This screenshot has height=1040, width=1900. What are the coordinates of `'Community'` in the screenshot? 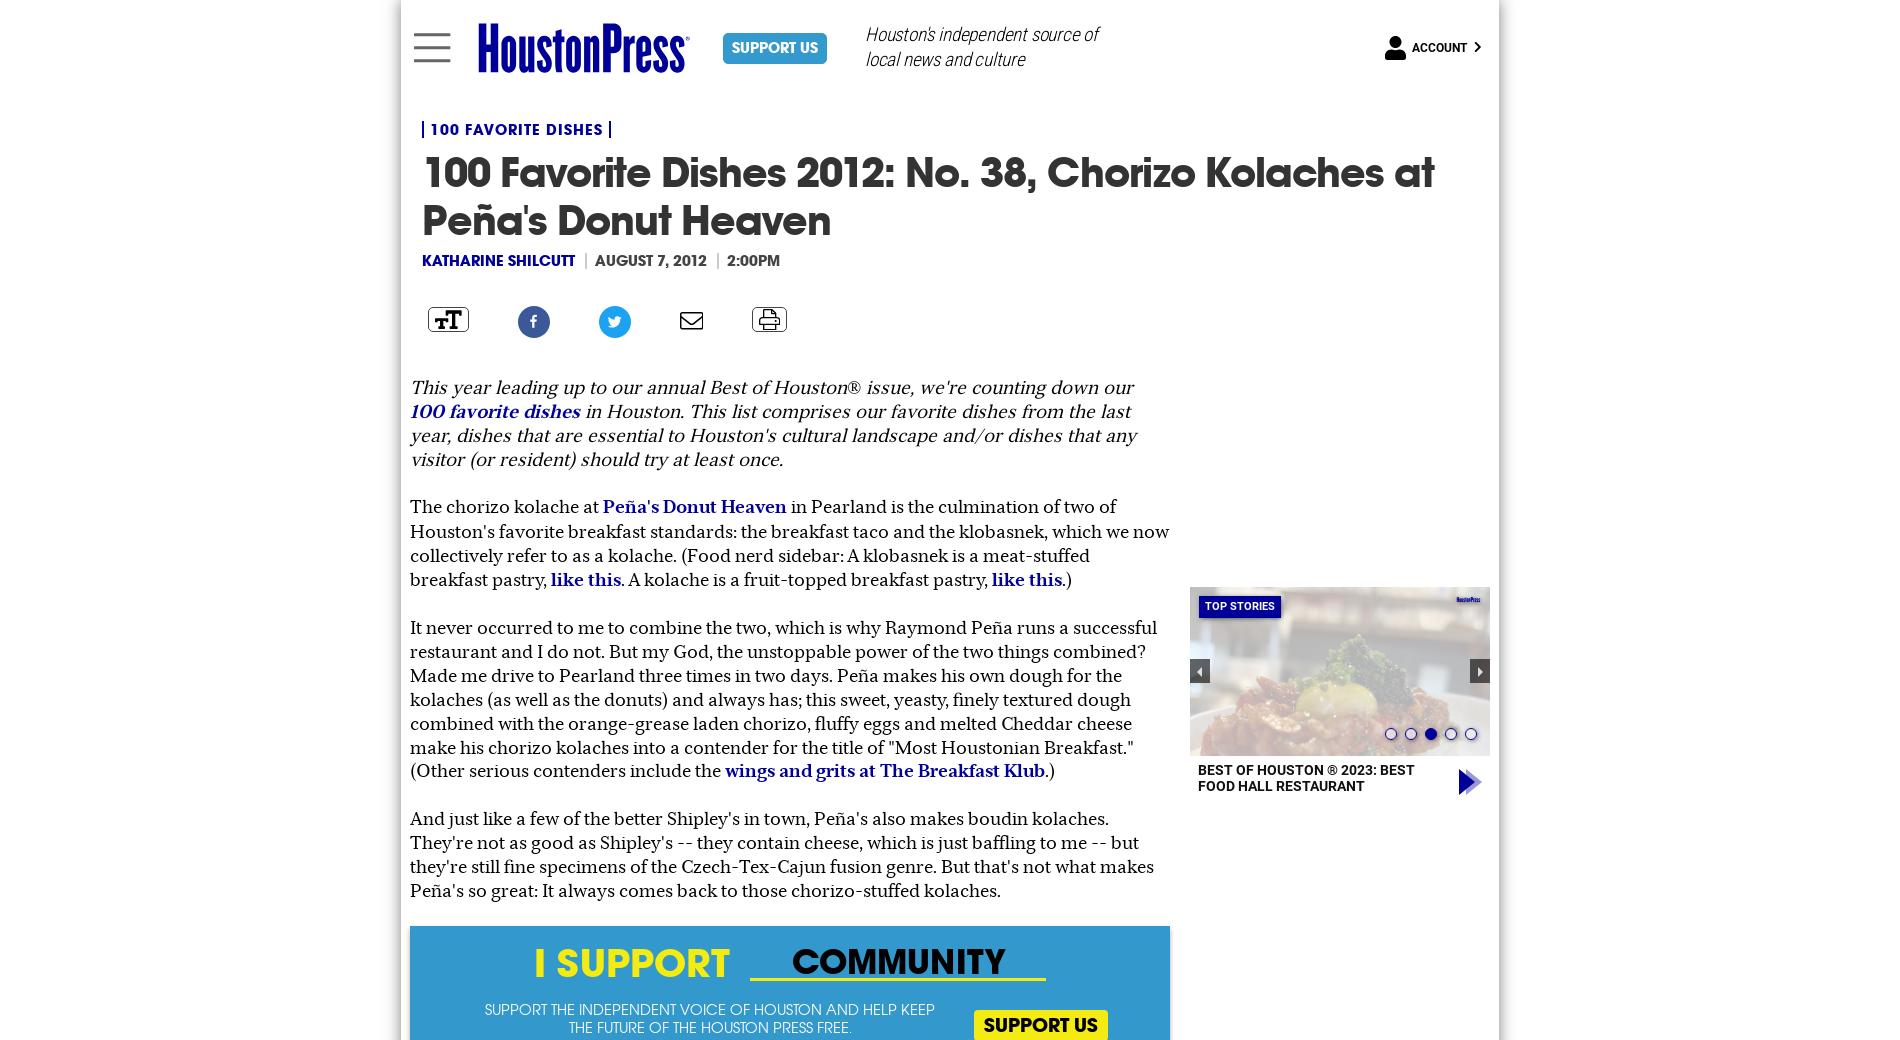 It's located at (1489, 960).